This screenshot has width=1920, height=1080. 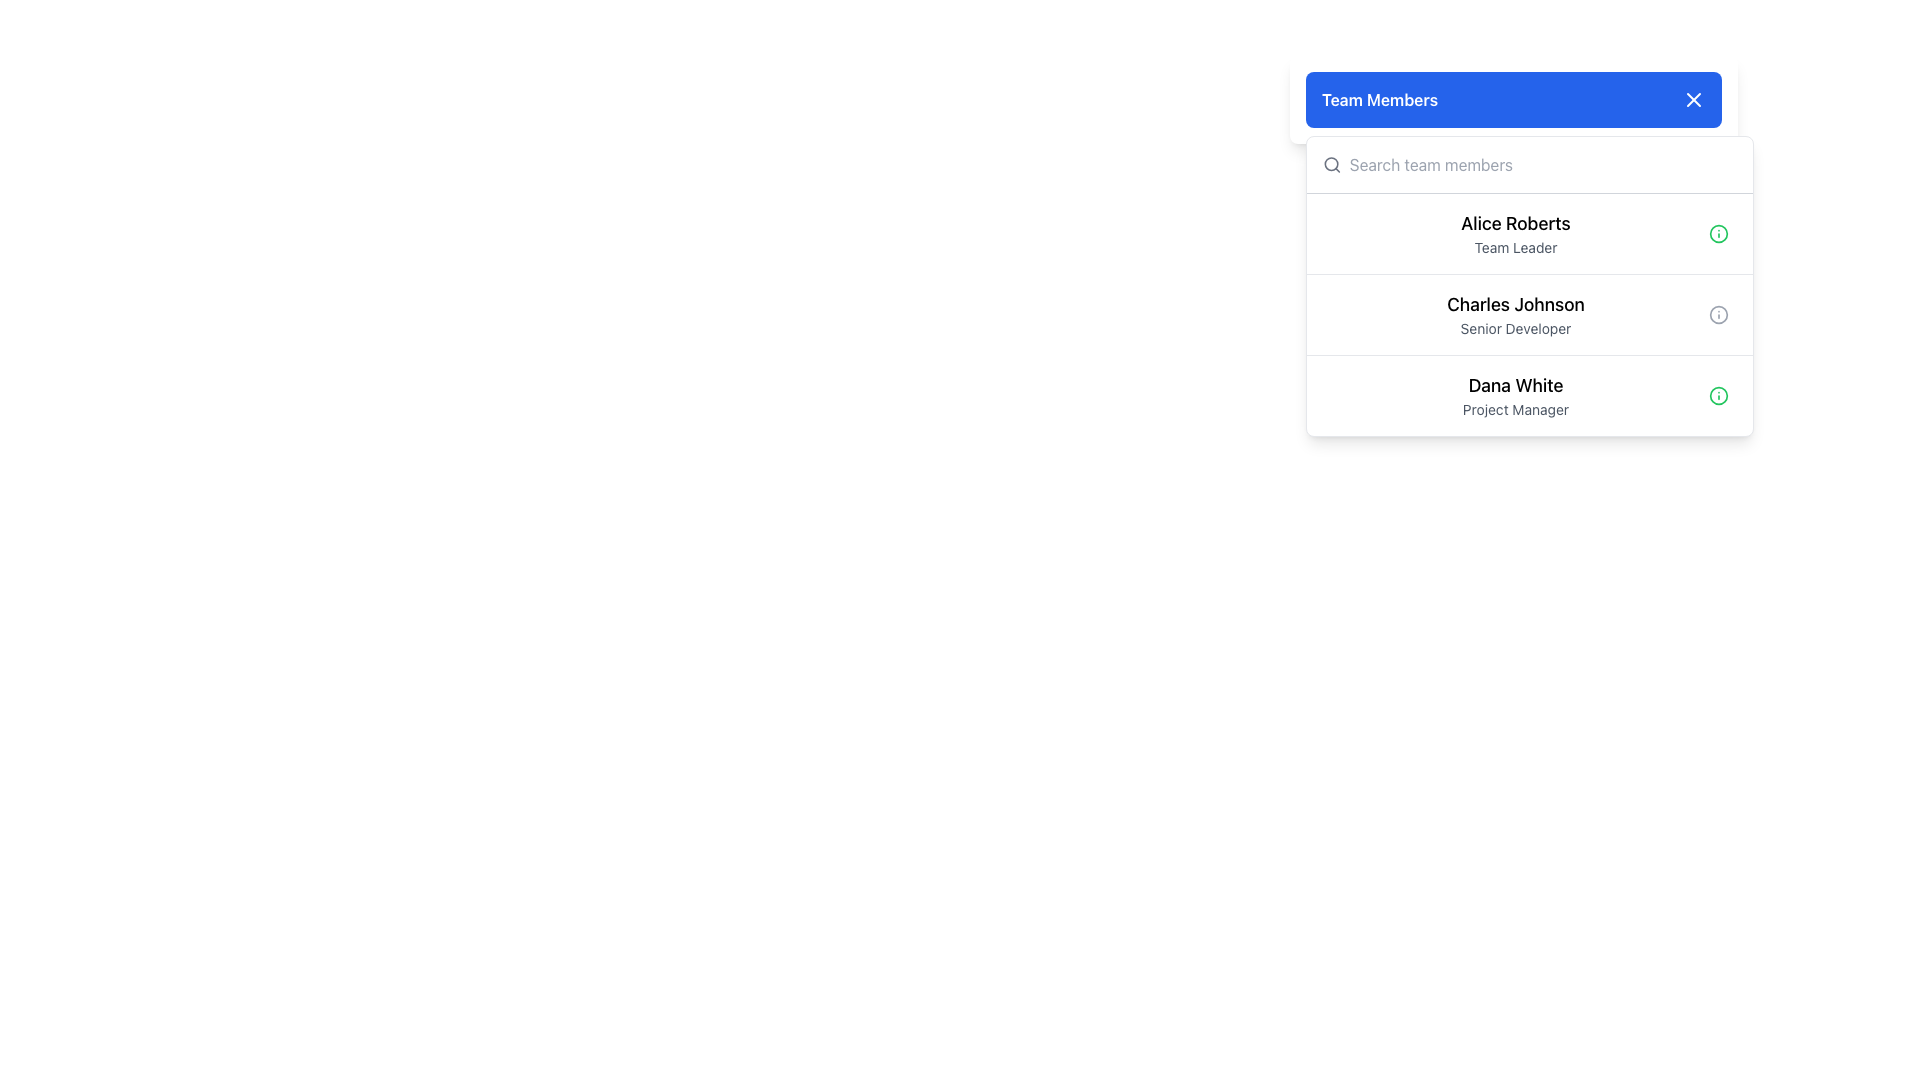 I want to click on the informational icon located to the far right of the text 'Alice Roberts Team Leader' in the first row of the list, so click(x=1717, y=233).